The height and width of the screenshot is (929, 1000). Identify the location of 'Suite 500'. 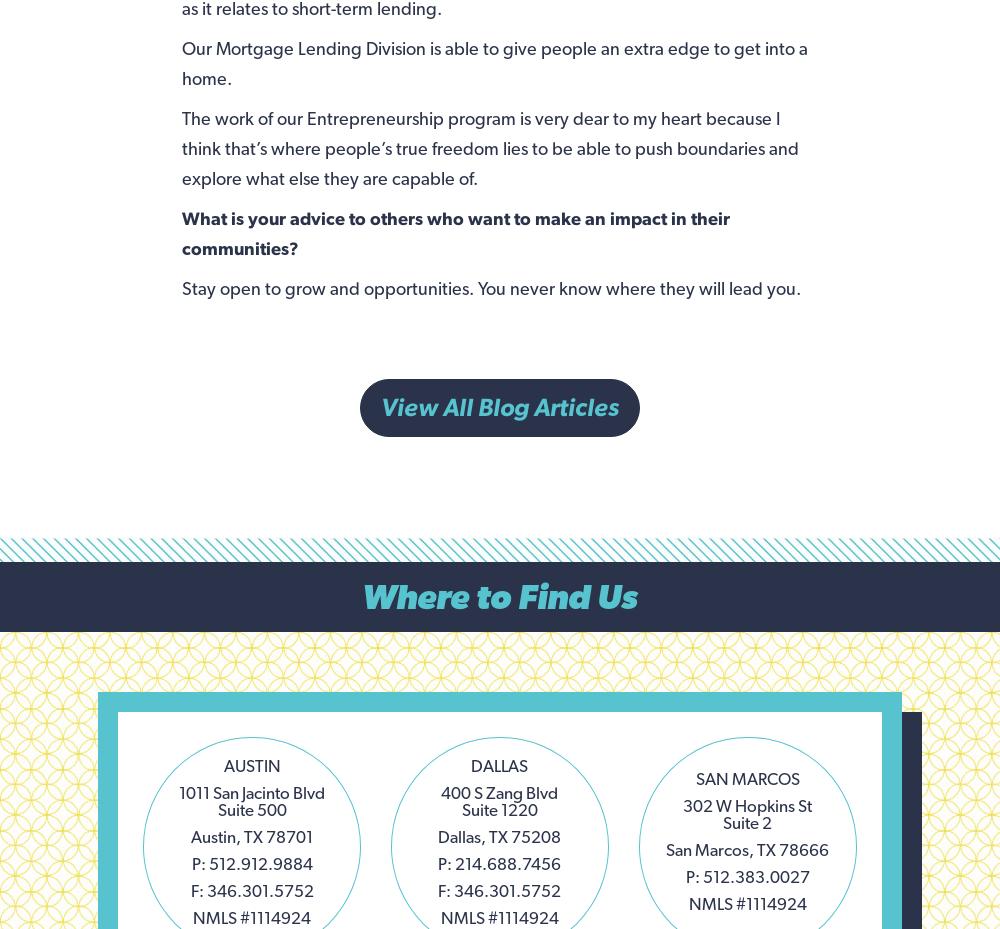
(251, 807).